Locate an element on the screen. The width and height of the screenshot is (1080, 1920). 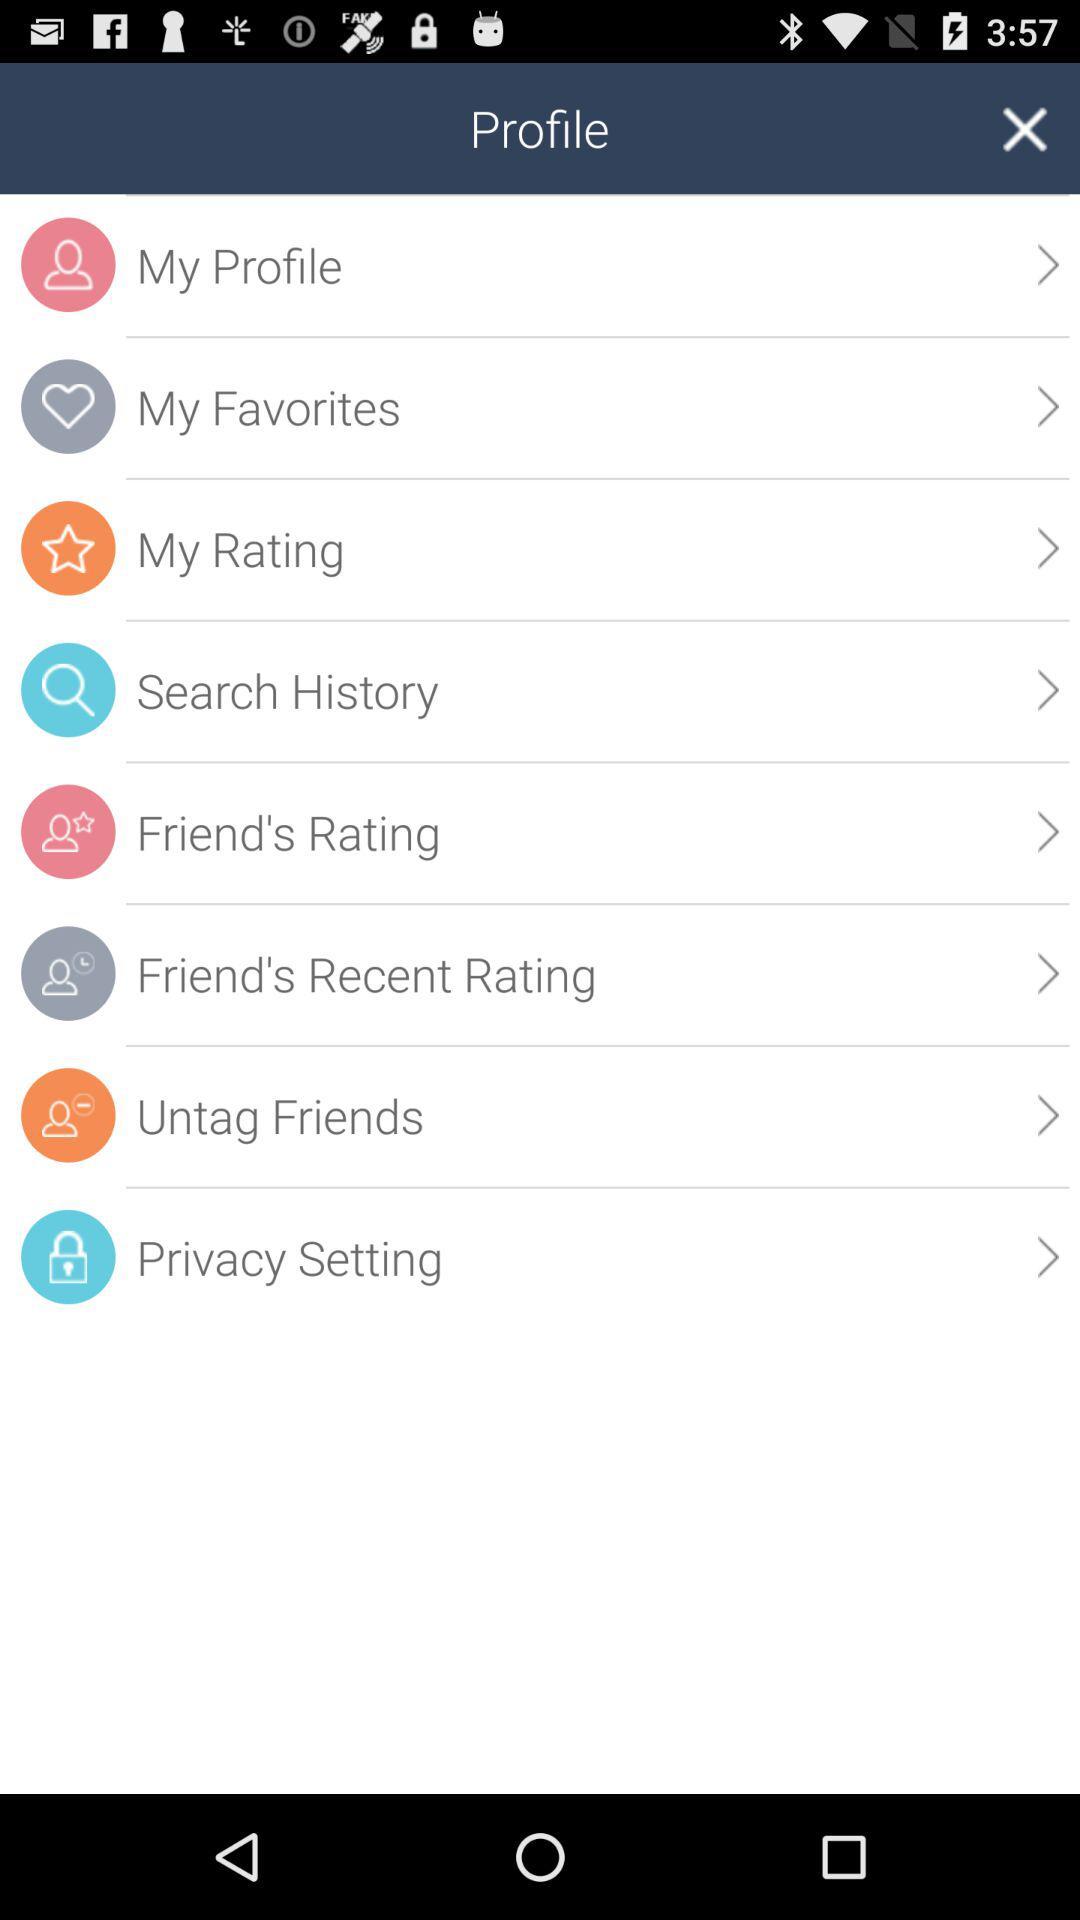
icon below friend's rating item is located at coordinates (1047, 973).